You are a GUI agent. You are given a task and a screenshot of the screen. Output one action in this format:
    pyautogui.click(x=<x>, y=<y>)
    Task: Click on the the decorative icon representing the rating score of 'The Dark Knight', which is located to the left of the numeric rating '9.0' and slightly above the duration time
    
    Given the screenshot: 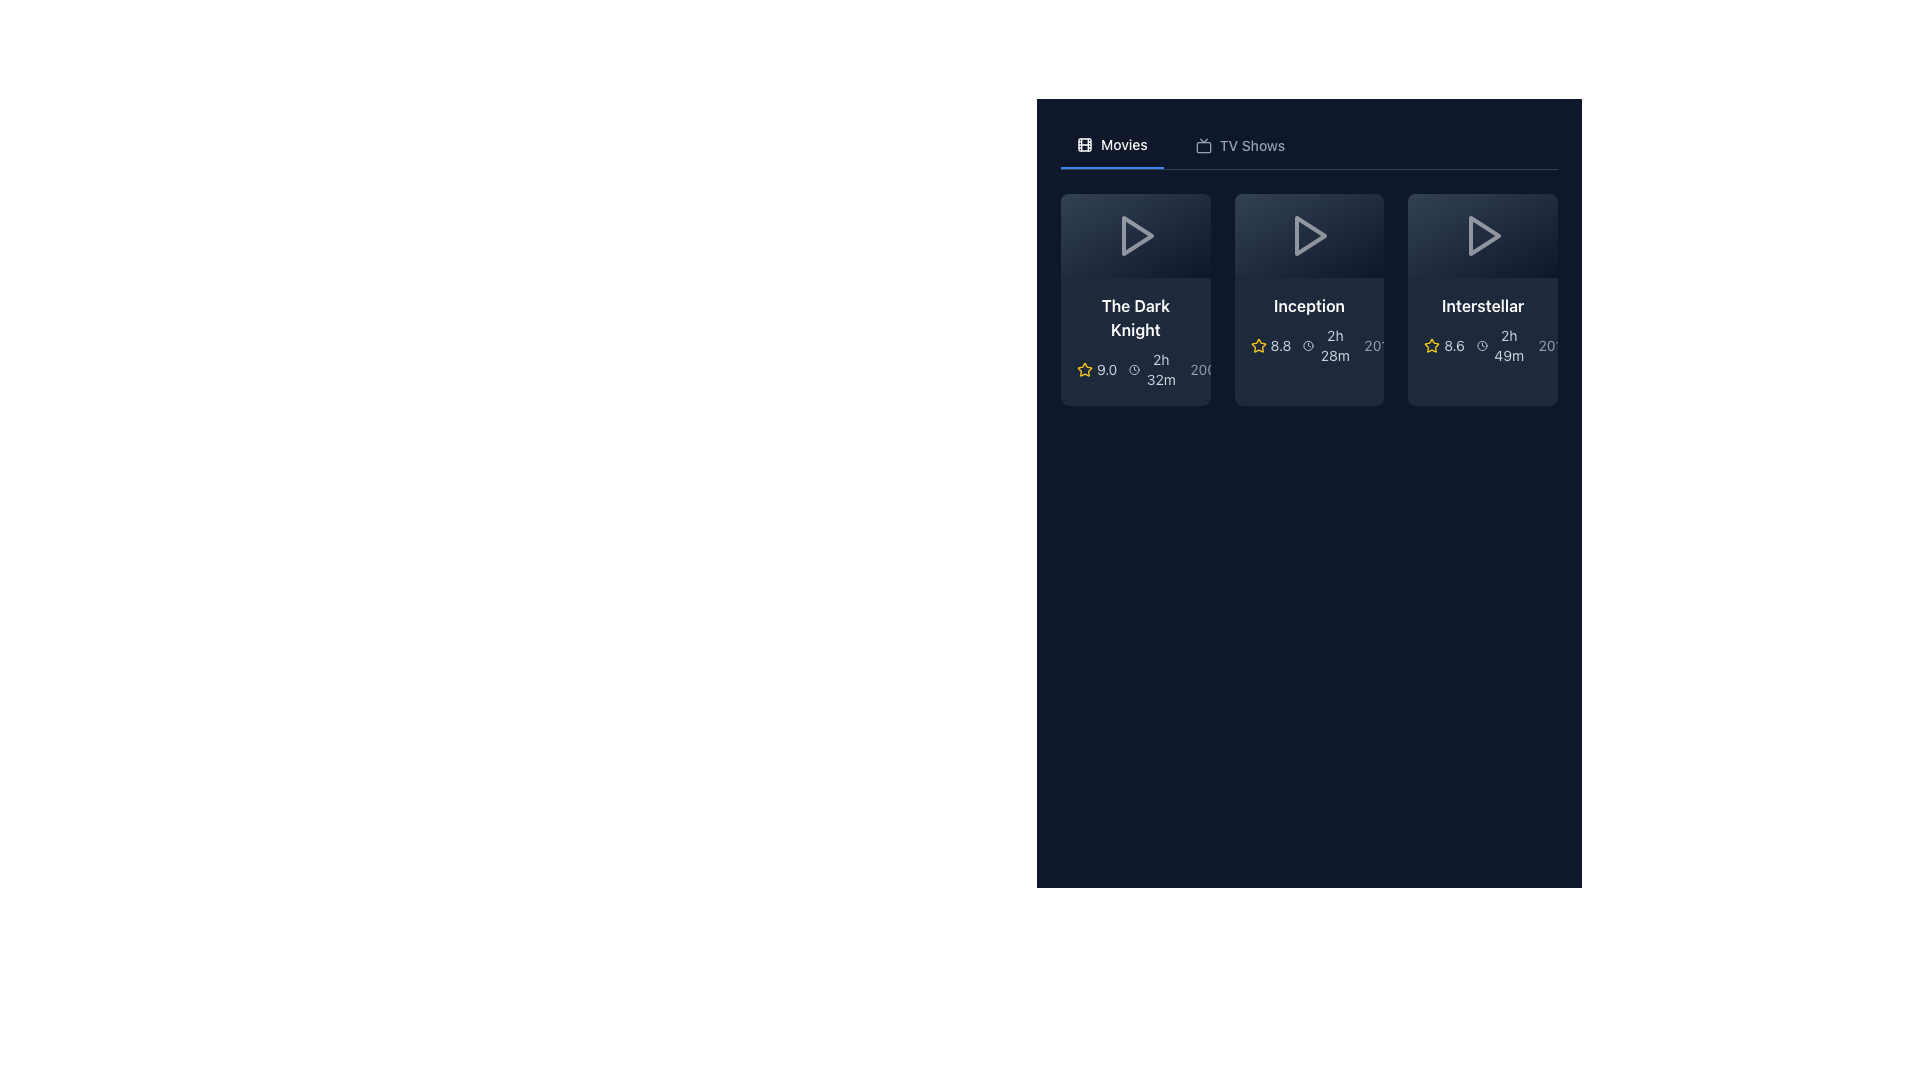 What is the action you would take?
    pyautogui.click(x=1083, y=370)
    